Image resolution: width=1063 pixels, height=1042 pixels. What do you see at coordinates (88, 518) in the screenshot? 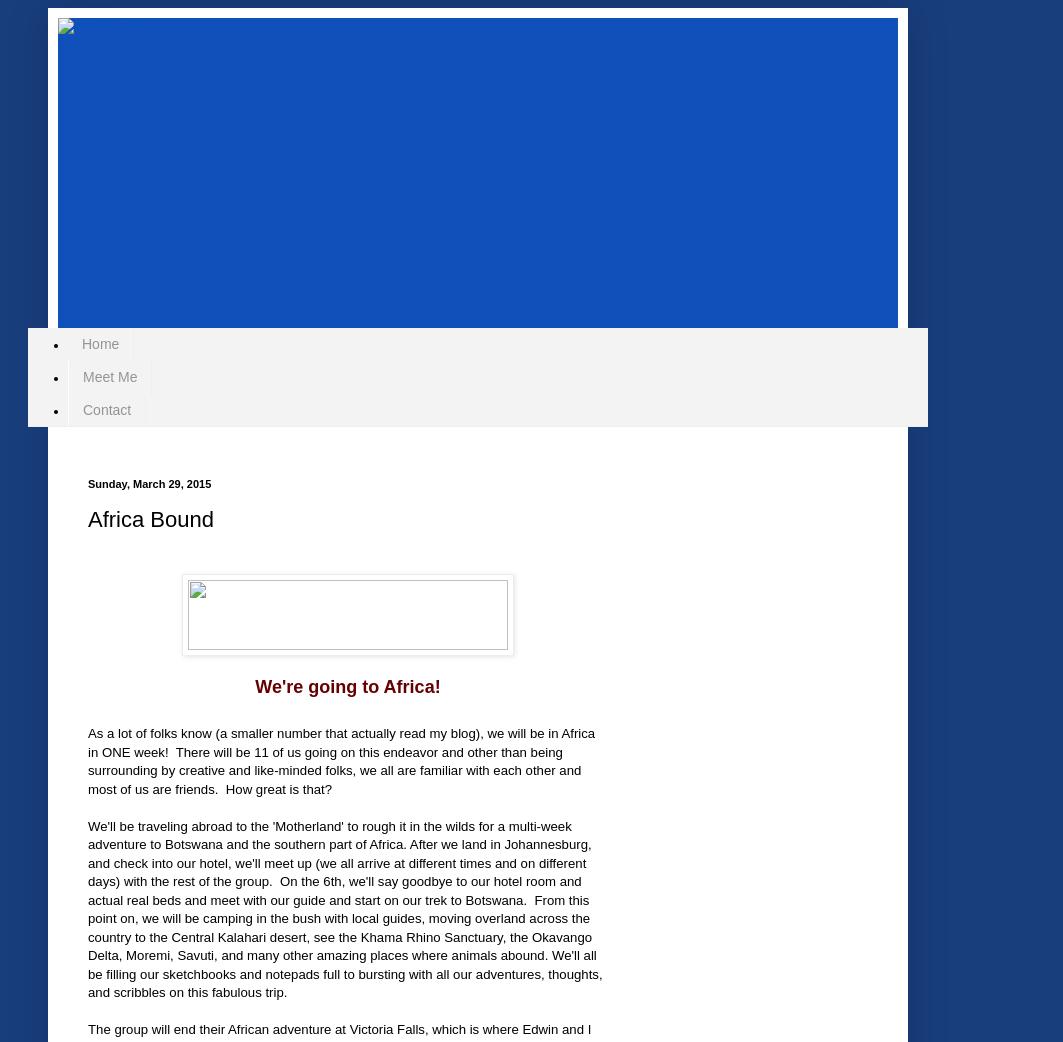
I see `'Africa Bound'` at bounding box center [88, 518].